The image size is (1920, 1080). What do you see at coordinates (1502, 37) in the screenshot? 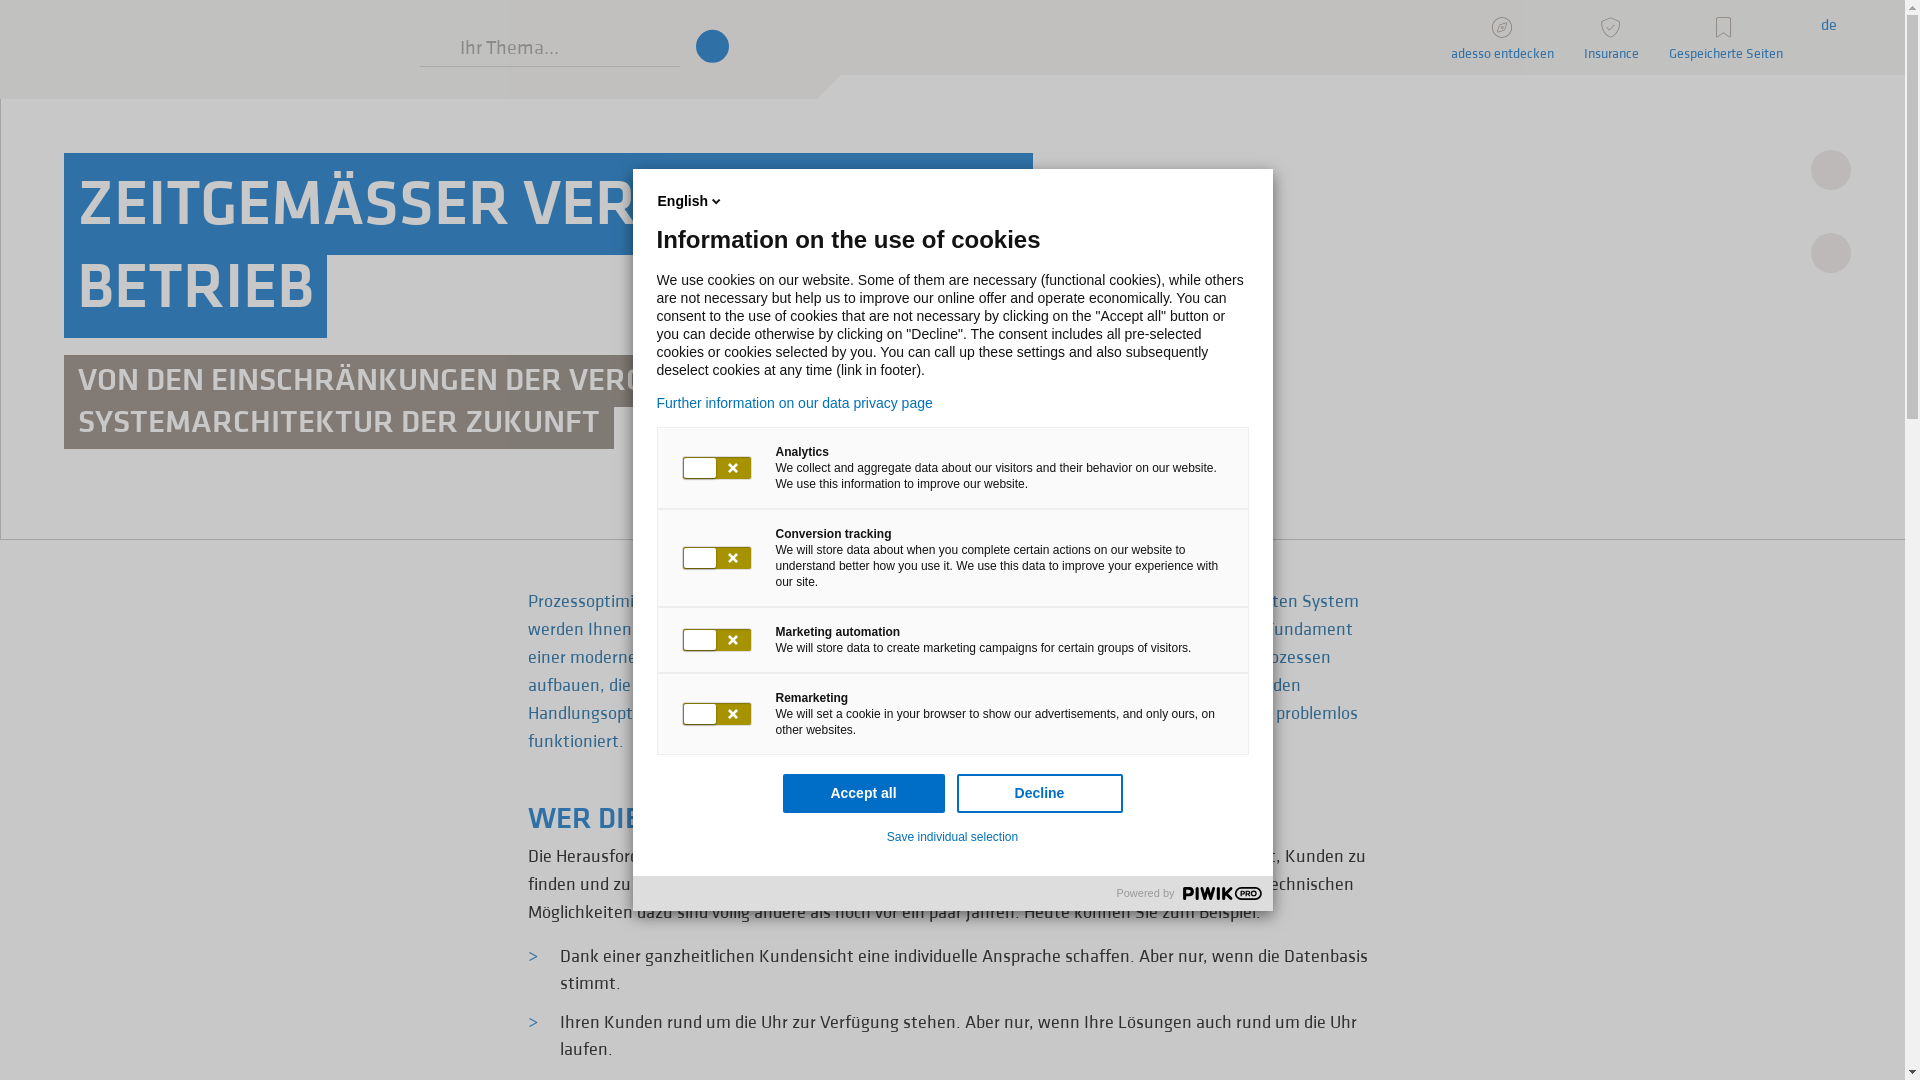
I see `'adesso entdecken'` at bounding box center [1502, 37].